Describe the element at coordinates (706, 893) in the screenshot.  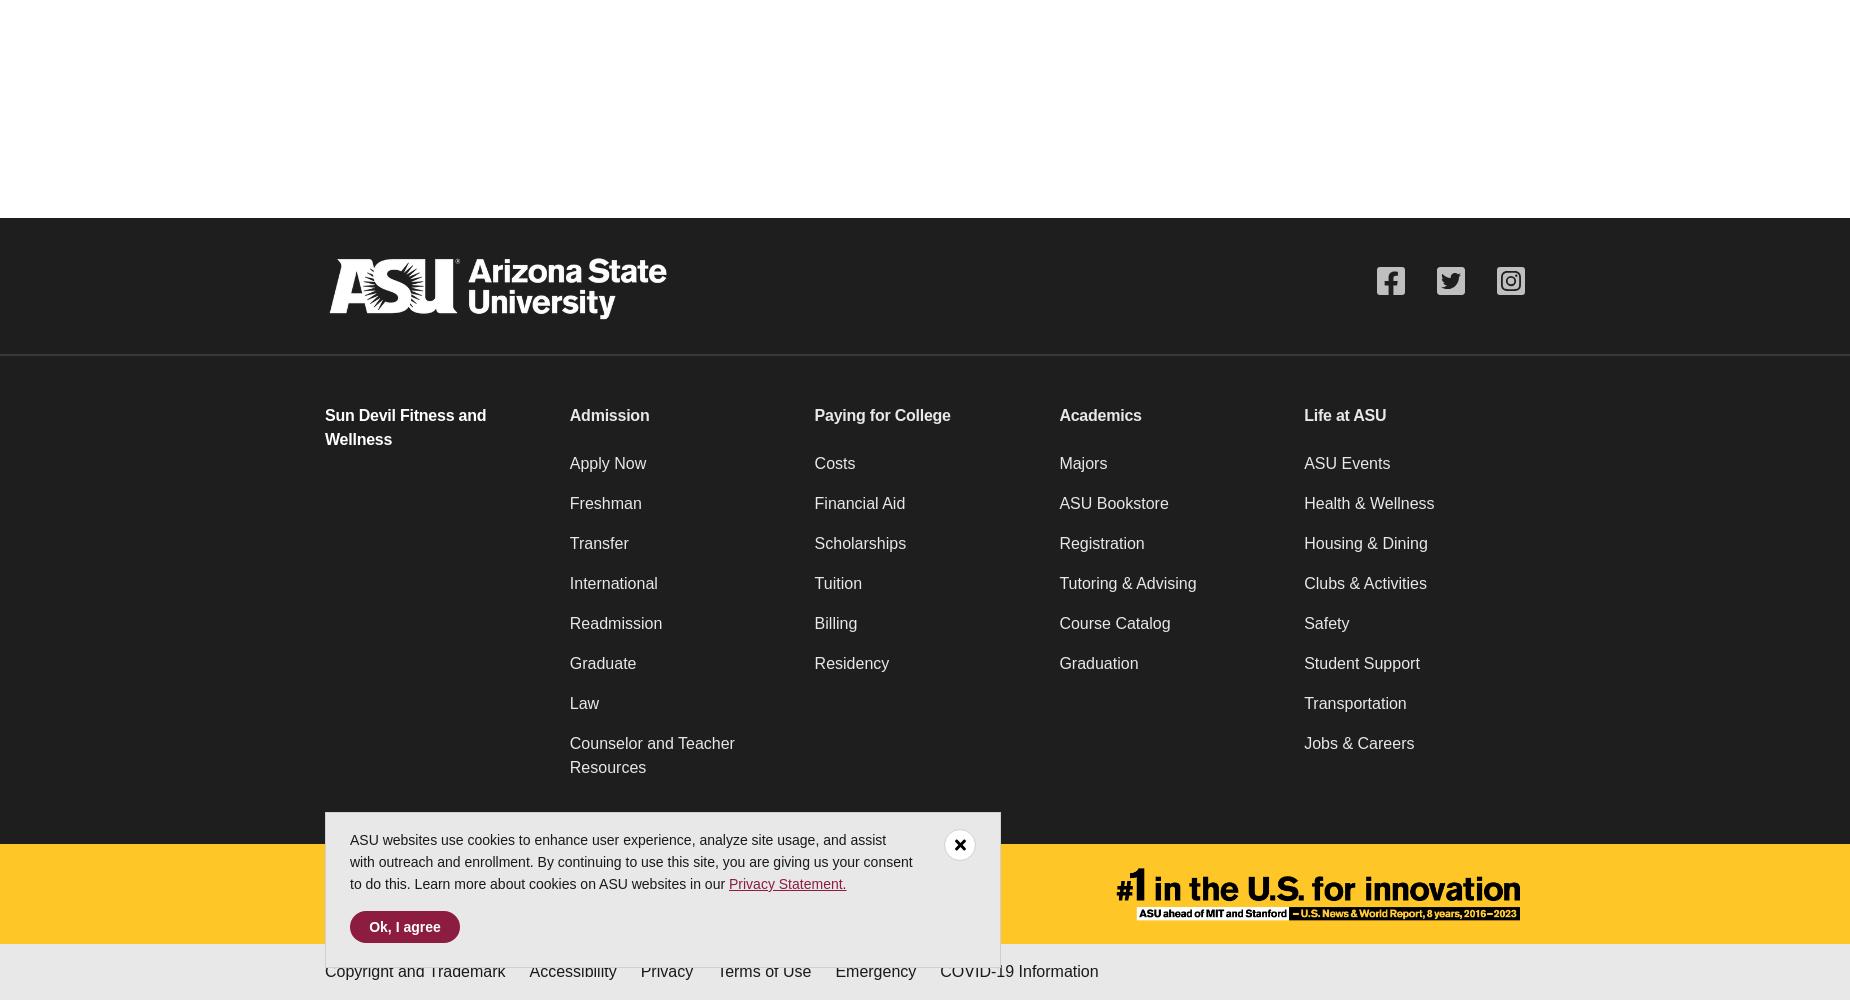
I see `'Contact ASU'` at that location.